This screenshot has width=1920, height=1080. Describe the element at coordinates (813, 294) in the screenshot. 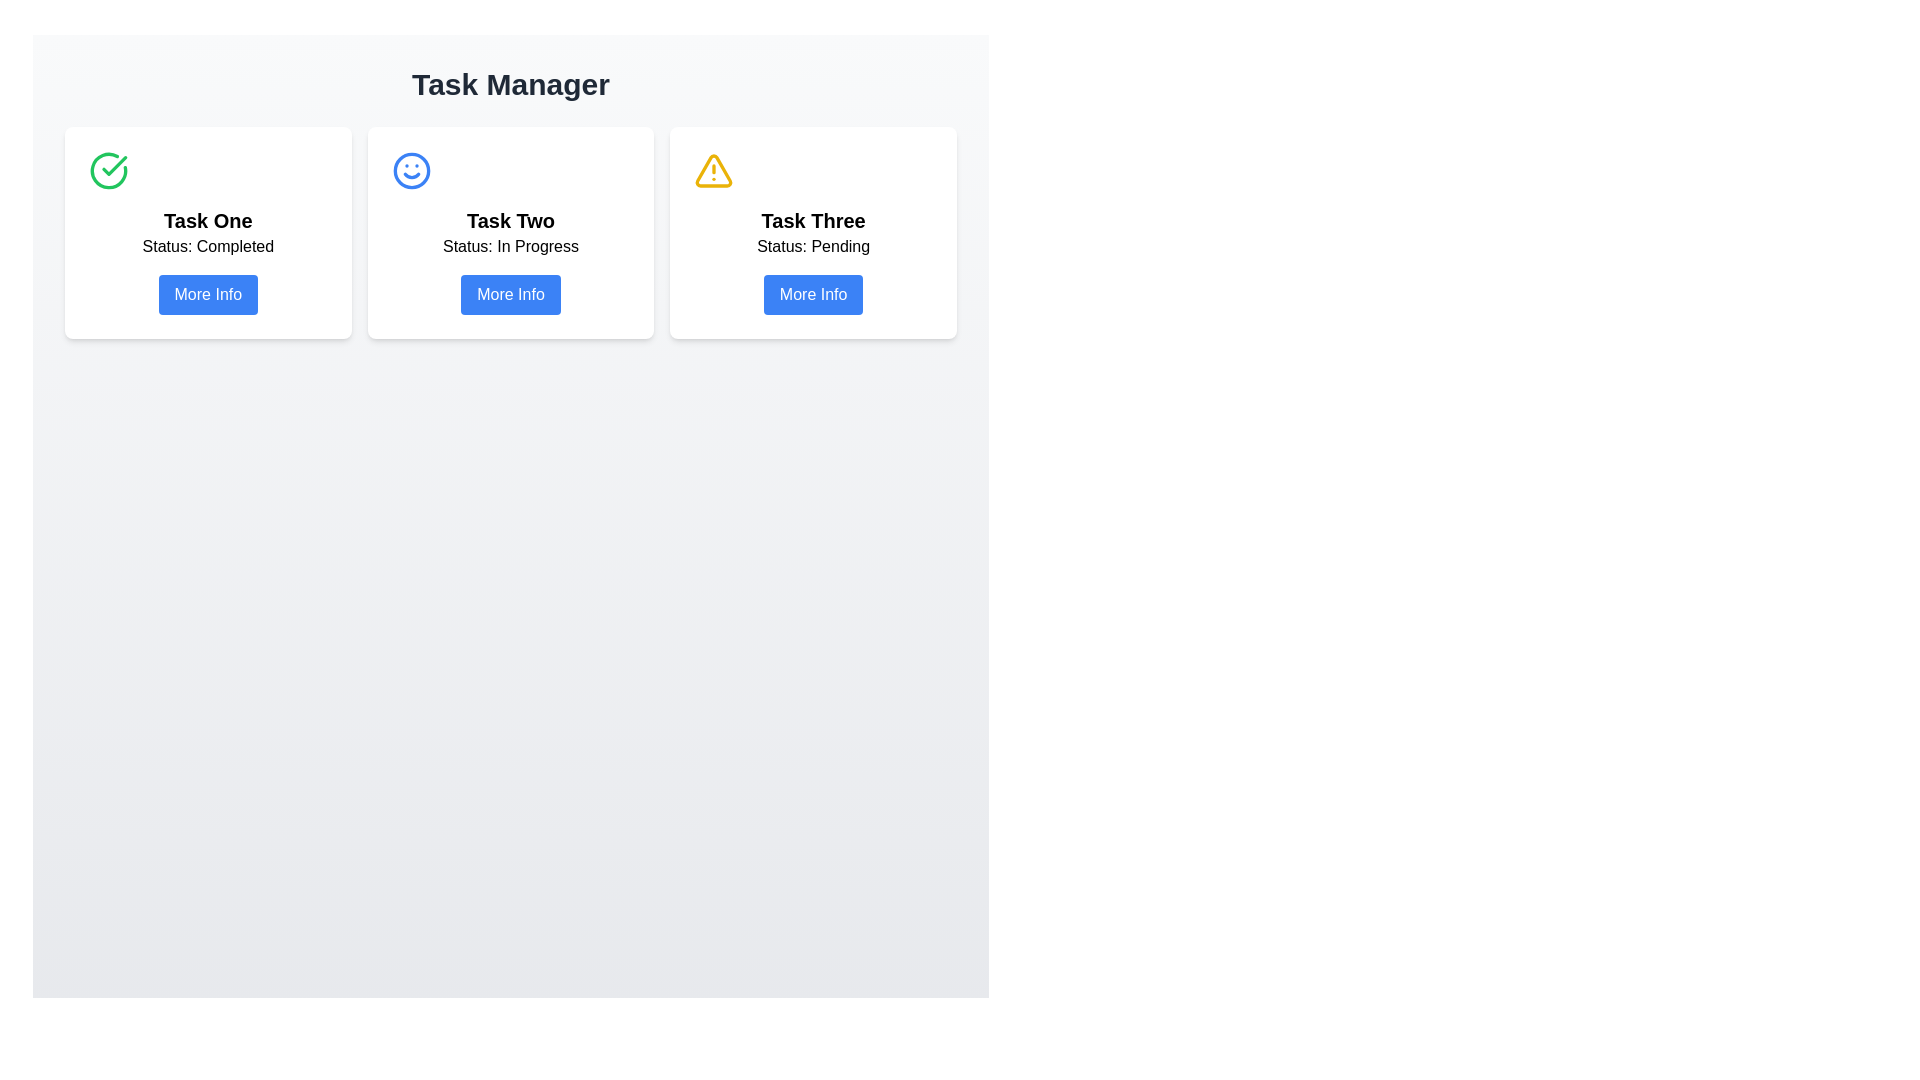

I see `the 'More Info' button, which has a blue background and white text` at that location.